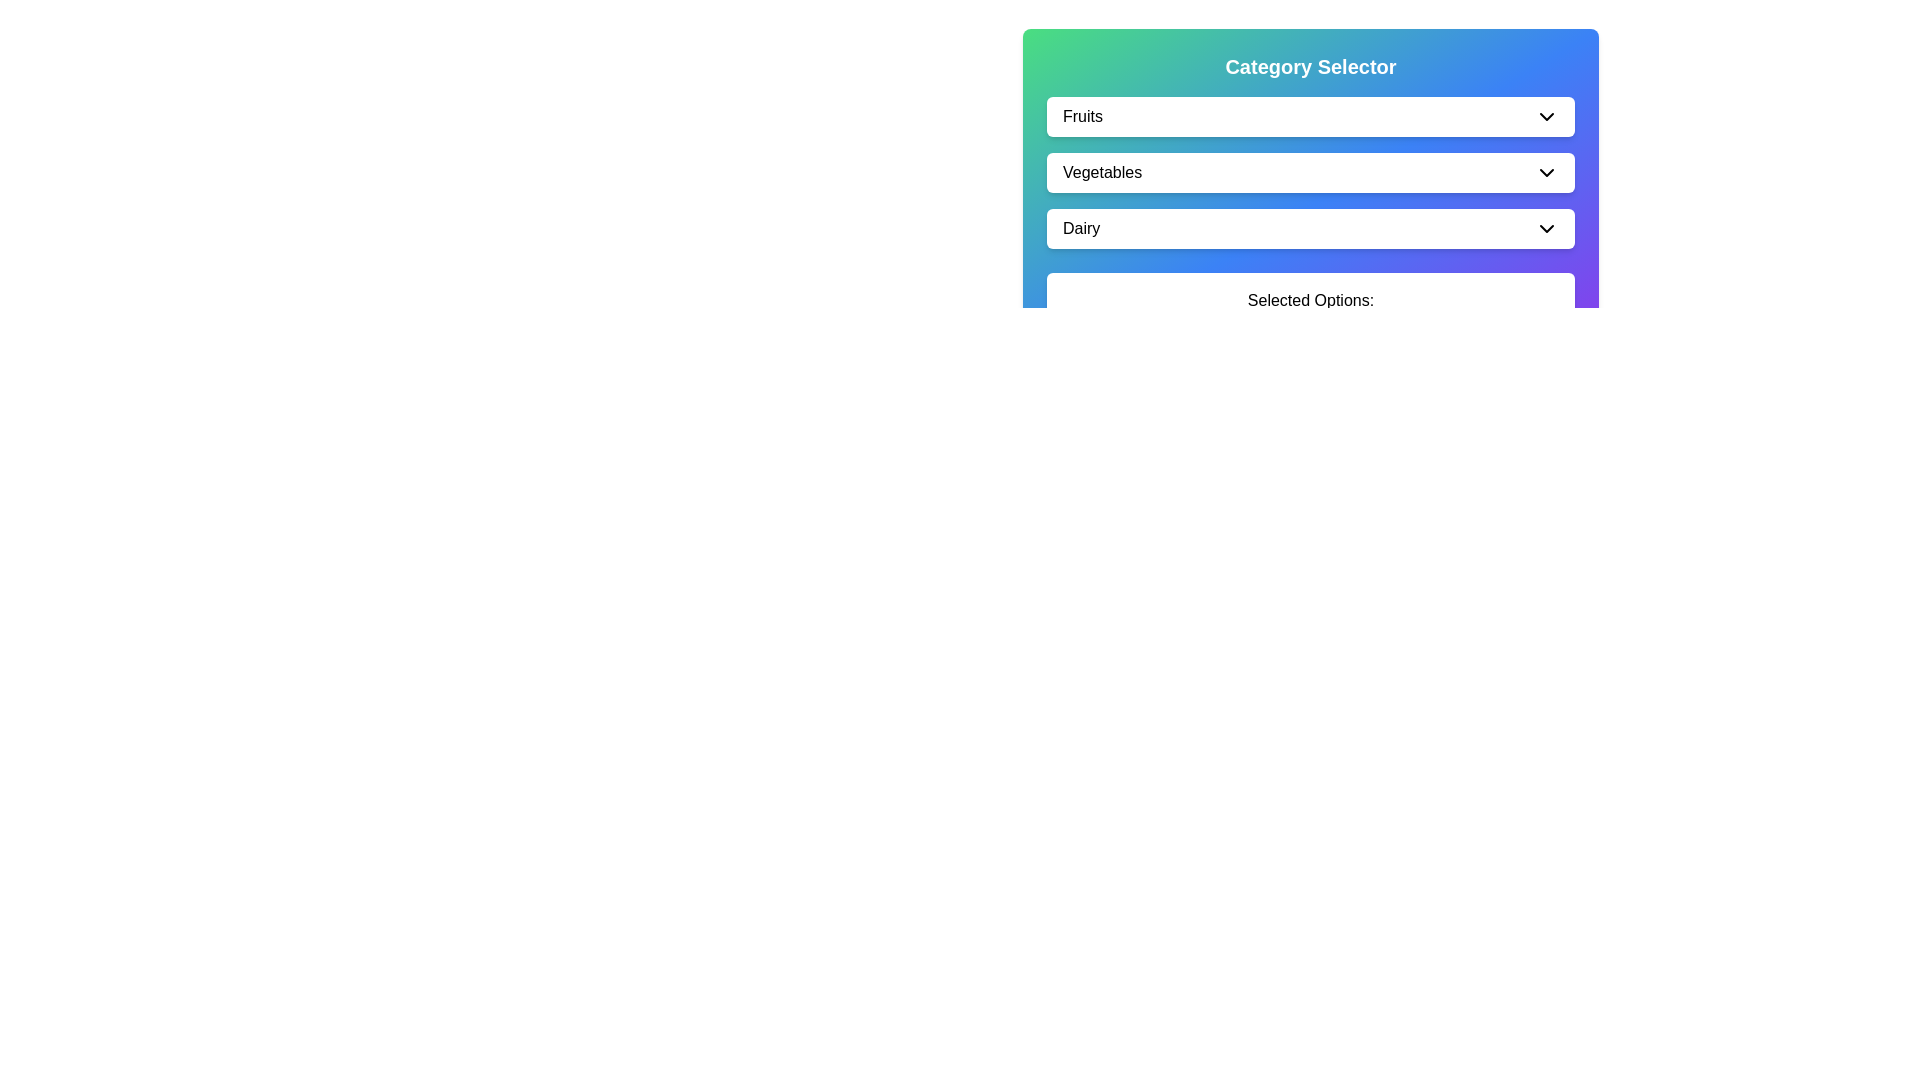 Image resolution: width=1920 pixels, height=1080 pixels. I want to click on the 'Fruits' dropdown menu located at the top of the list in the 'Category Selector', so click(1310, 116).